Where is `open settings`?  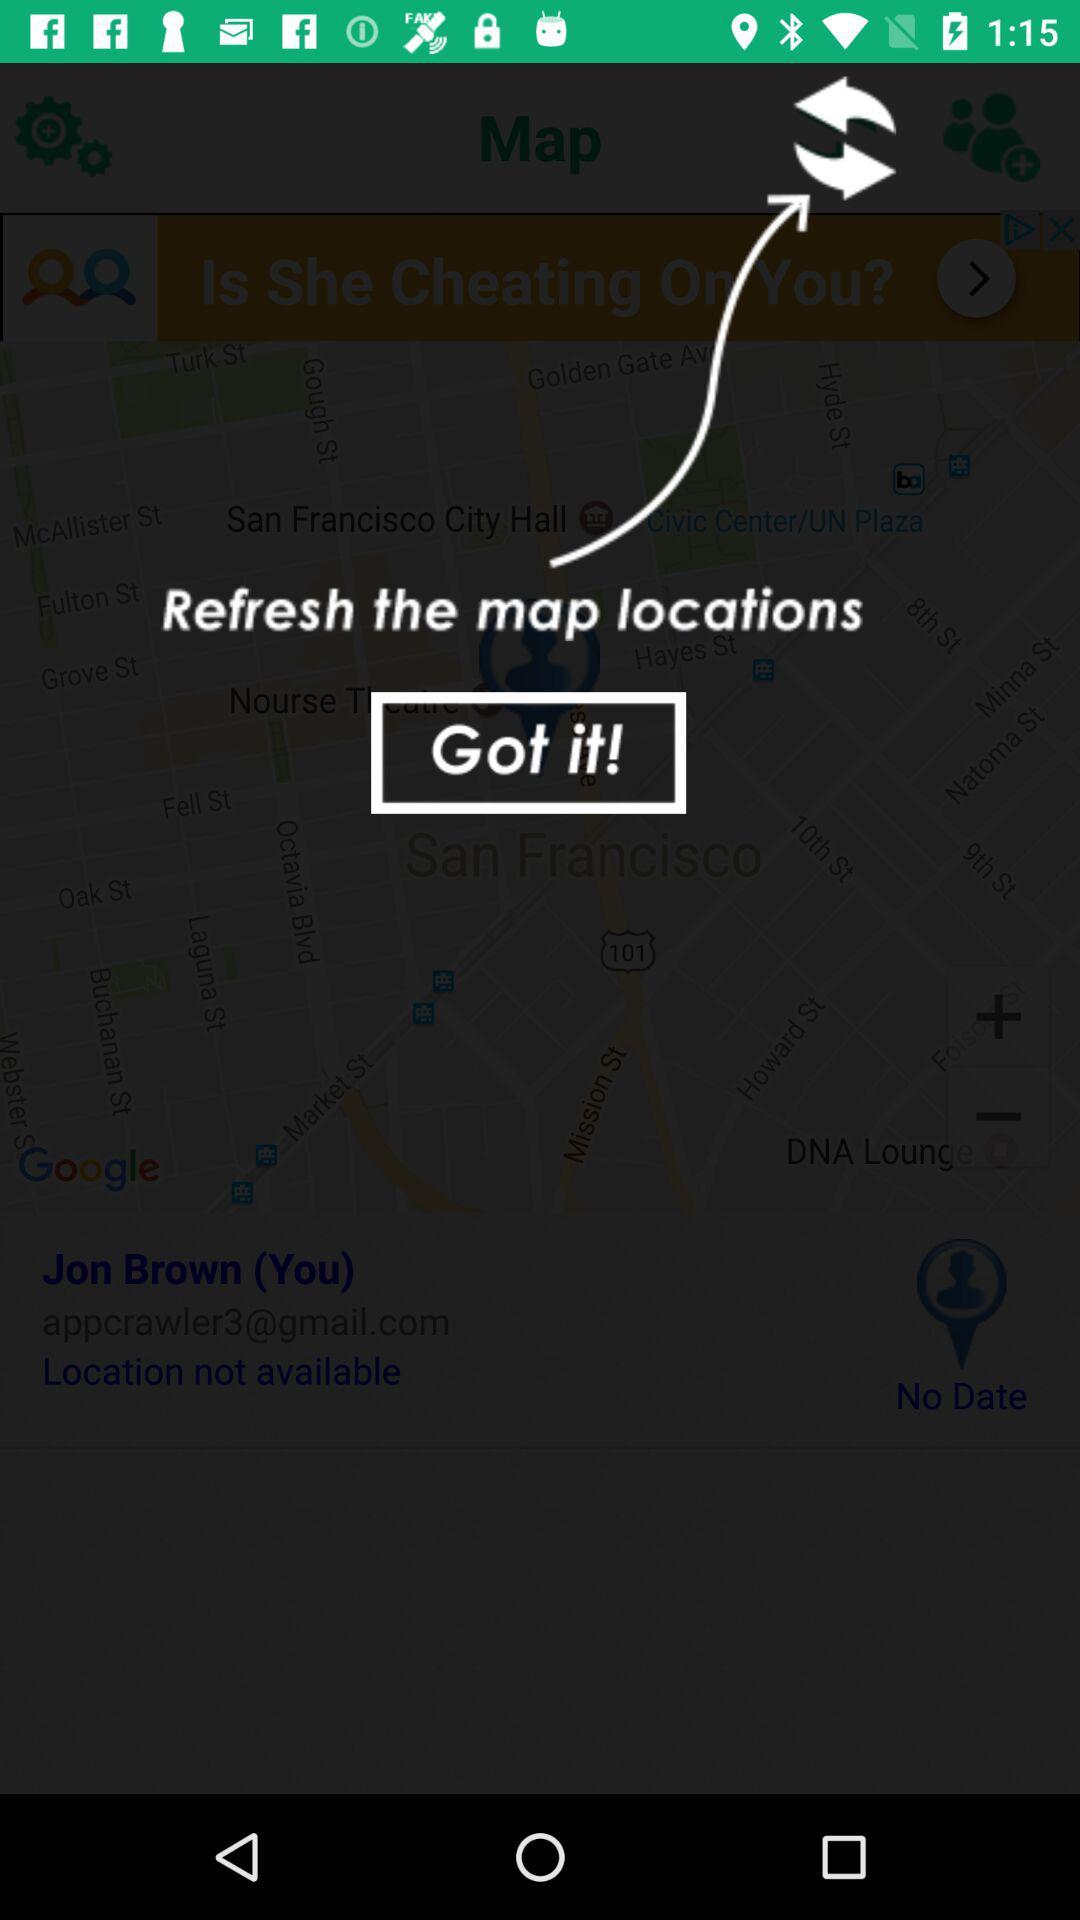 open settings is located at coordinates (61, 135).